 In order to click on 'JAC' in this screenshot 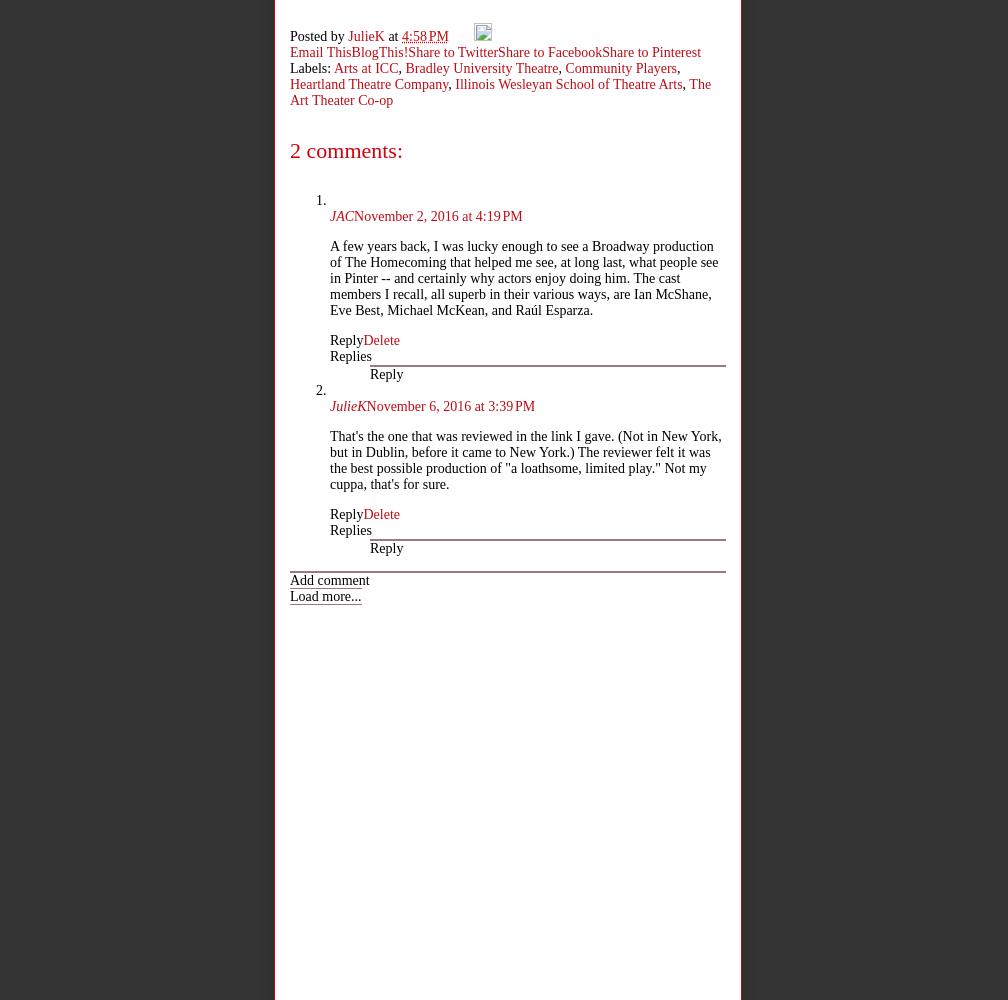, I will do `click(342, 215)`.